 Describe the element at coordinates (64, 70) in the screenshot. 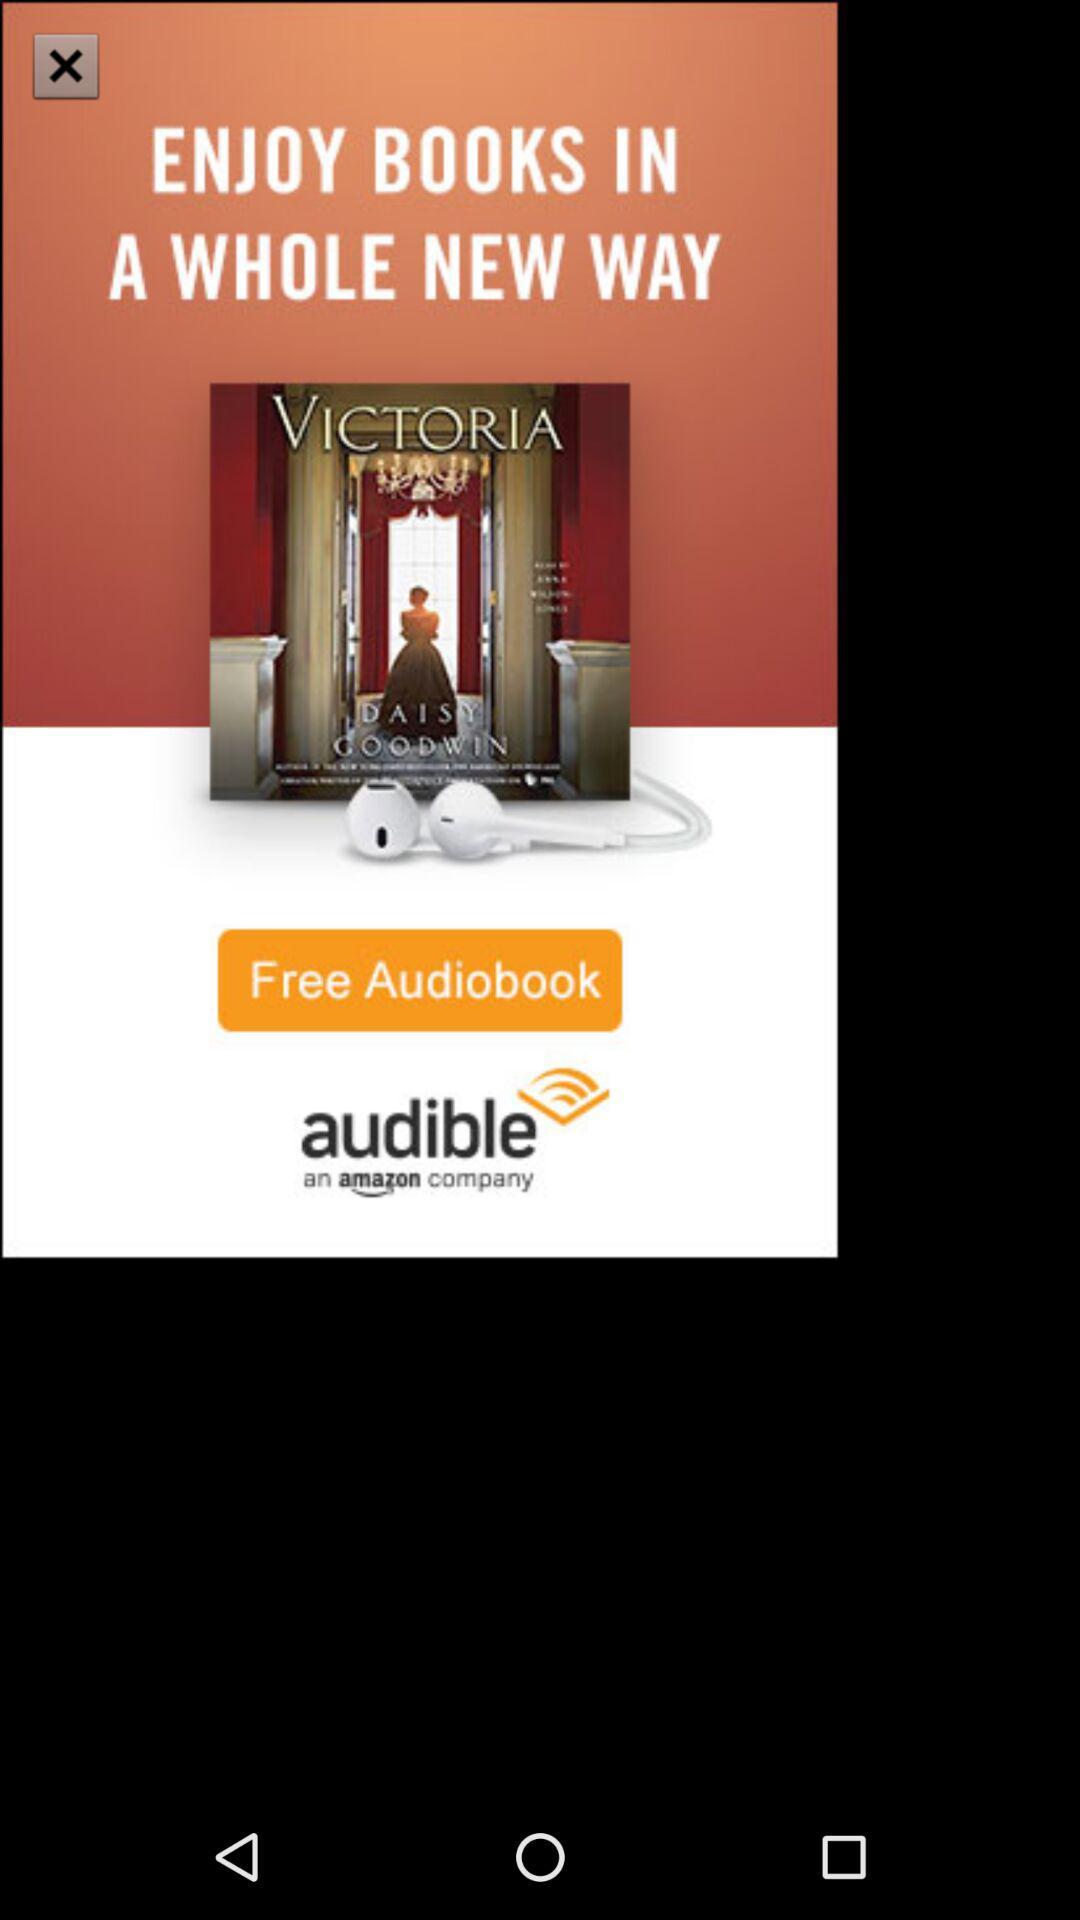

I see `the close icon` at that location.